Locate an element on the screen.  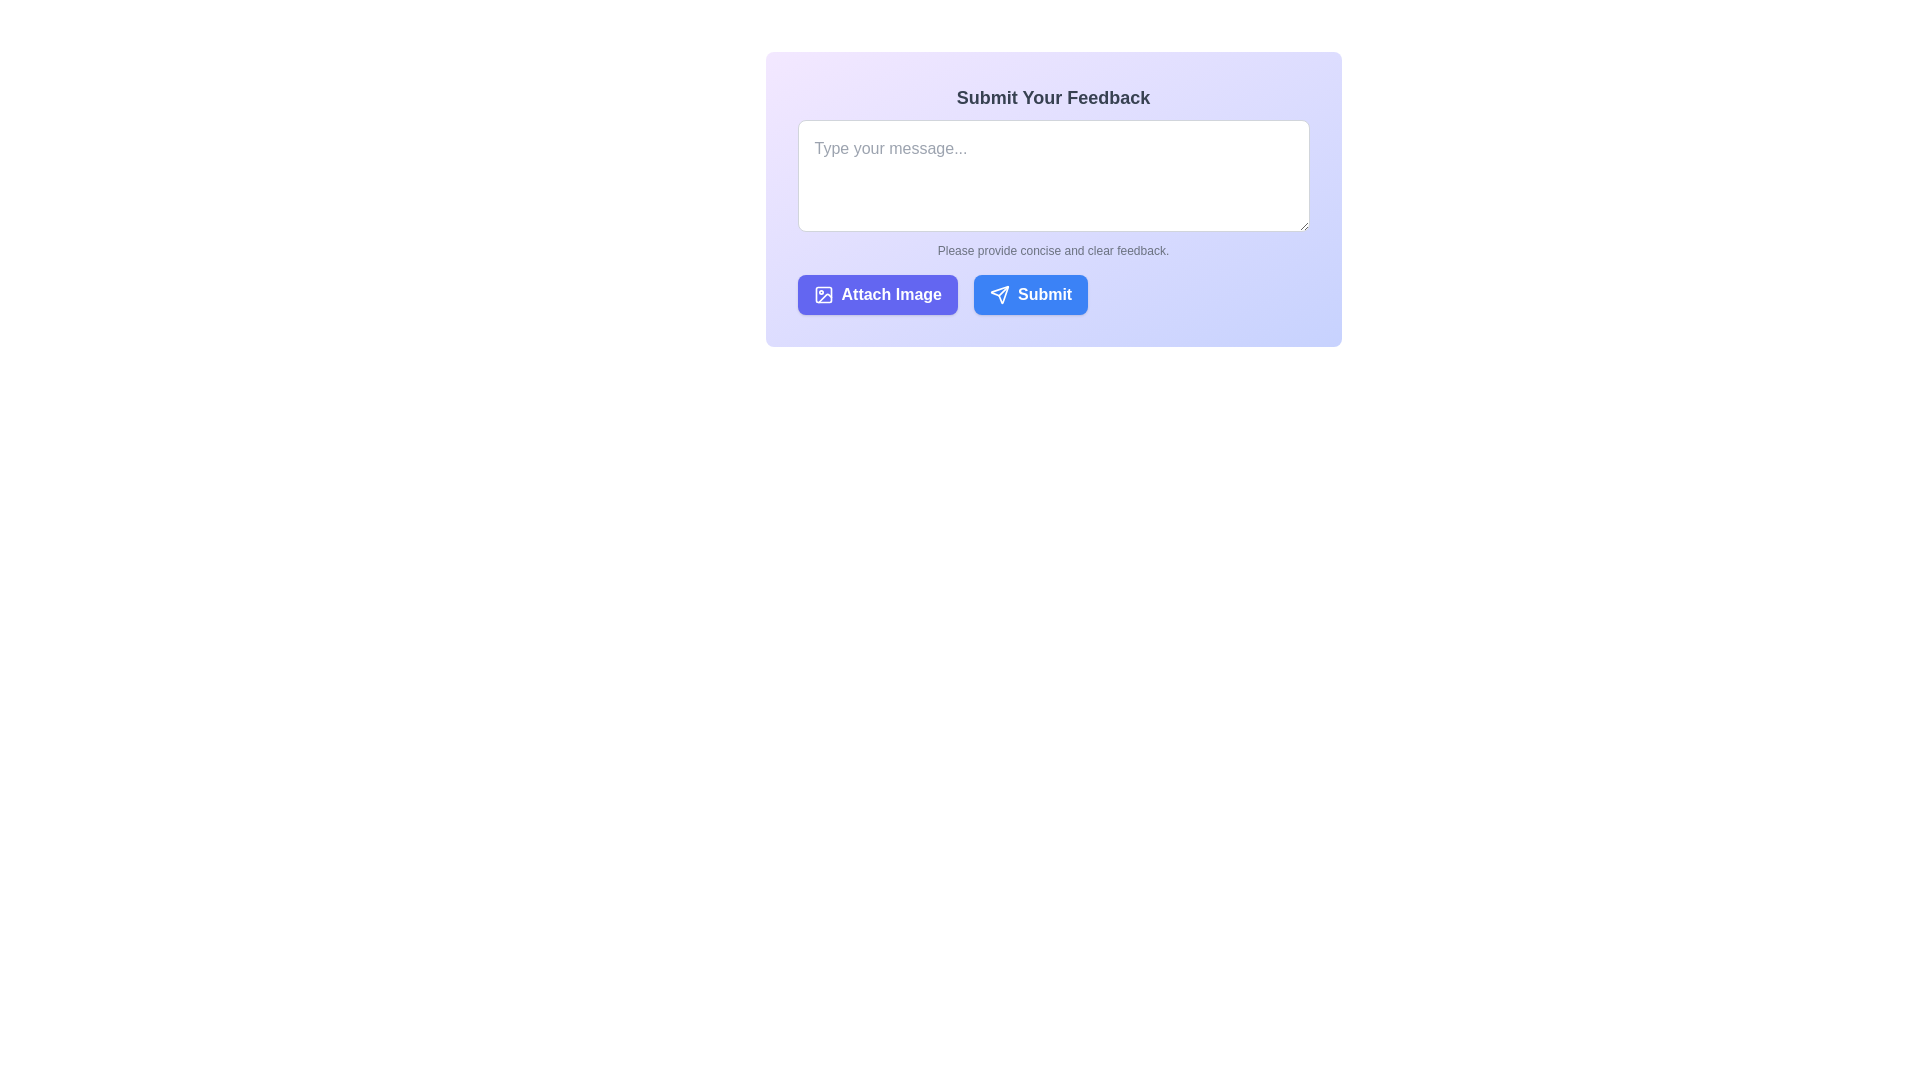
the second button located to the immediate right of the 'Attach Image' button within the 'Submit Your Feedback' section is located at coordinates (1031, 294).